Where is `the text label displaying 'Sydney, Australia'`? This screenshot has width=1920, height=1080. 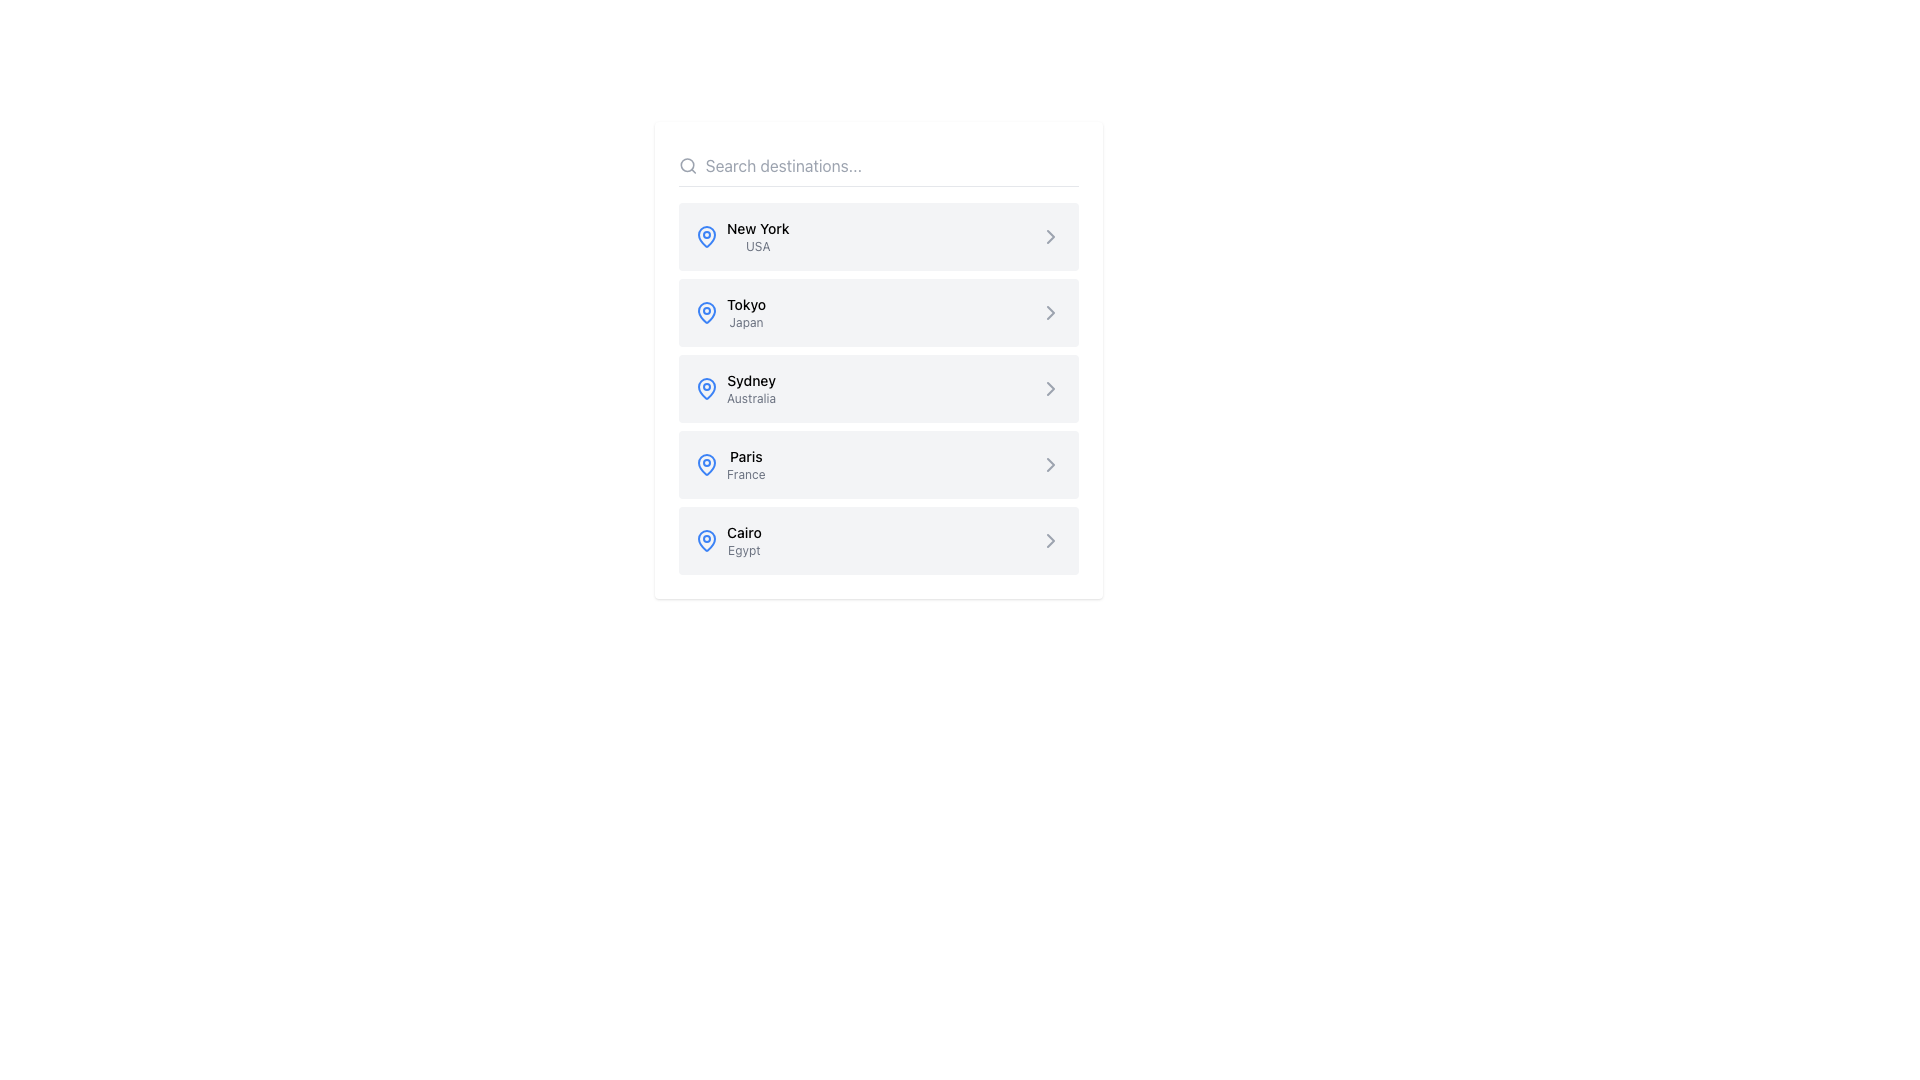 the text label displaying 'Sydney, Australia' is located at coordinates (750, 389).